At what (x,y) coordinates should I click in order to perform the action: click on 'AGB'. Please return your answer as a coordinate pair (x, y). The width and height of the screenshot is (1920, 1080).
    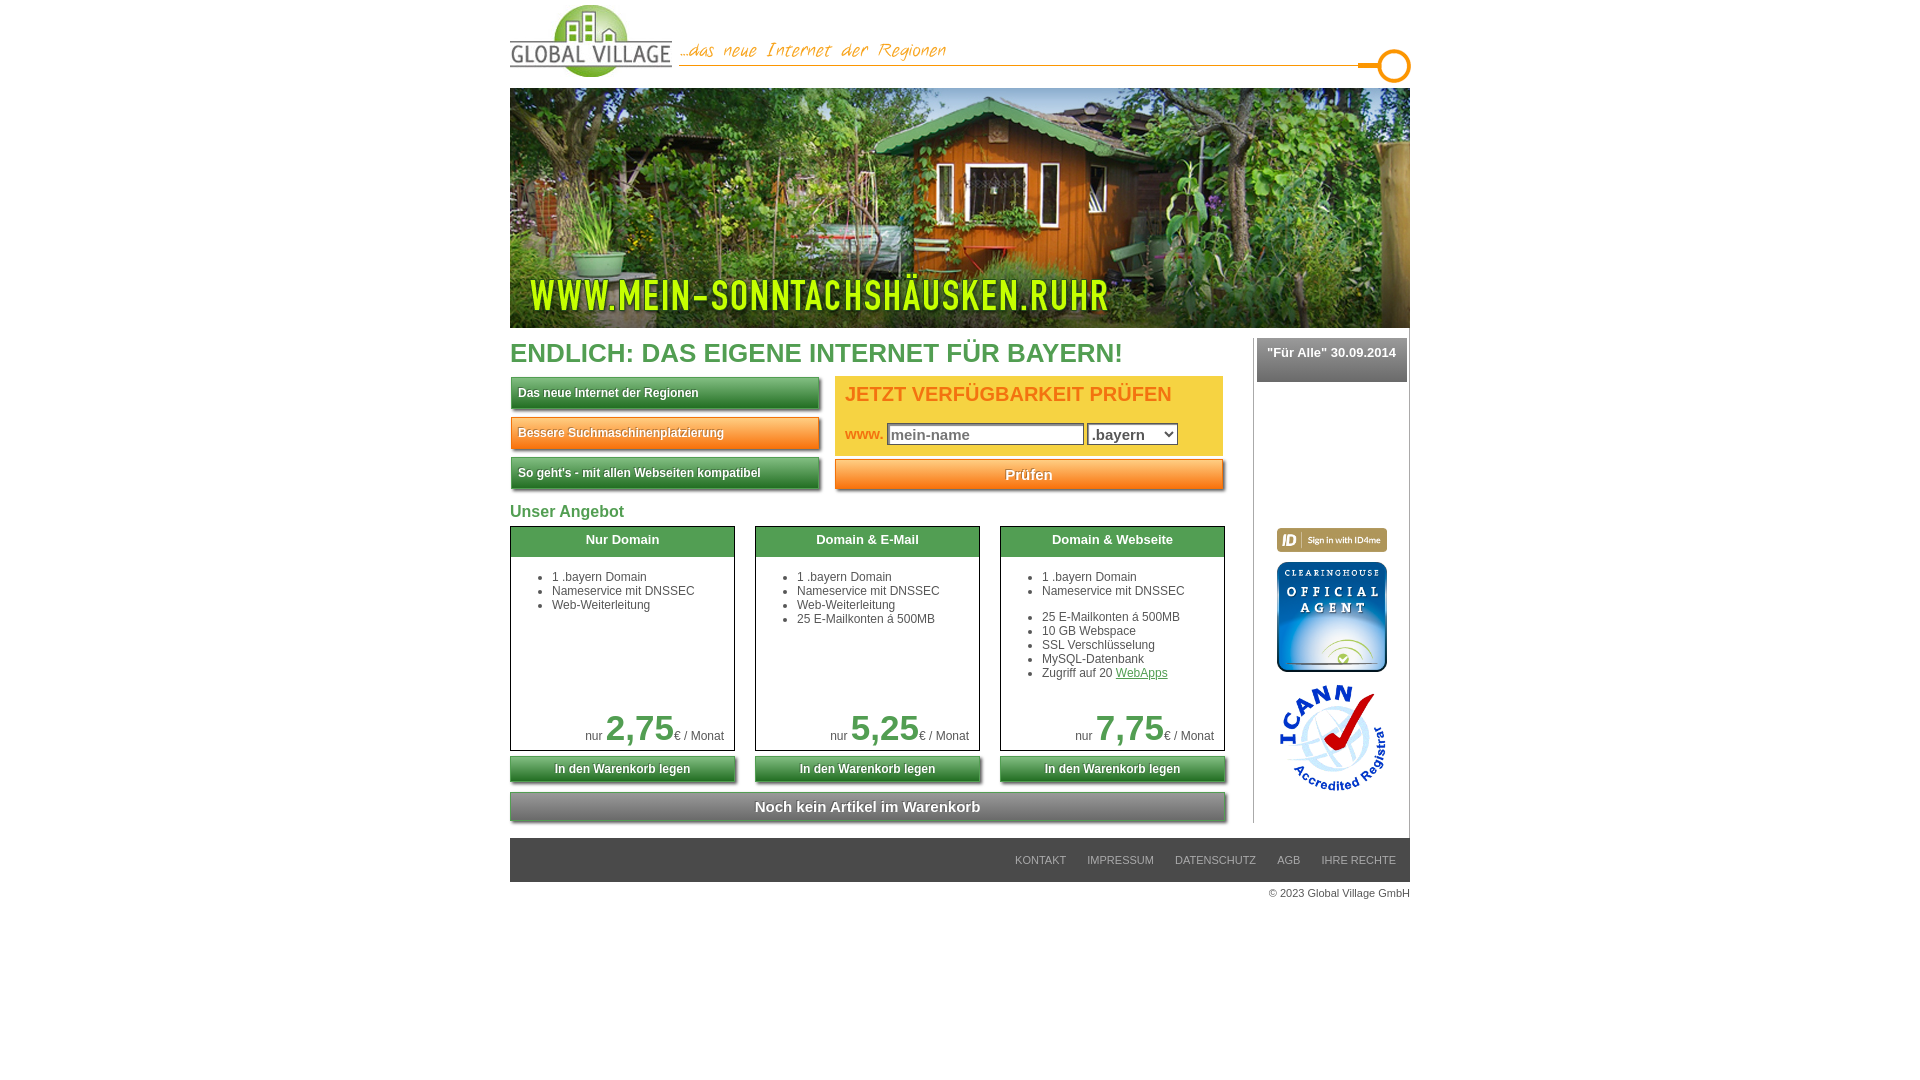
    Looking at the image, I should click on (1266, 859).